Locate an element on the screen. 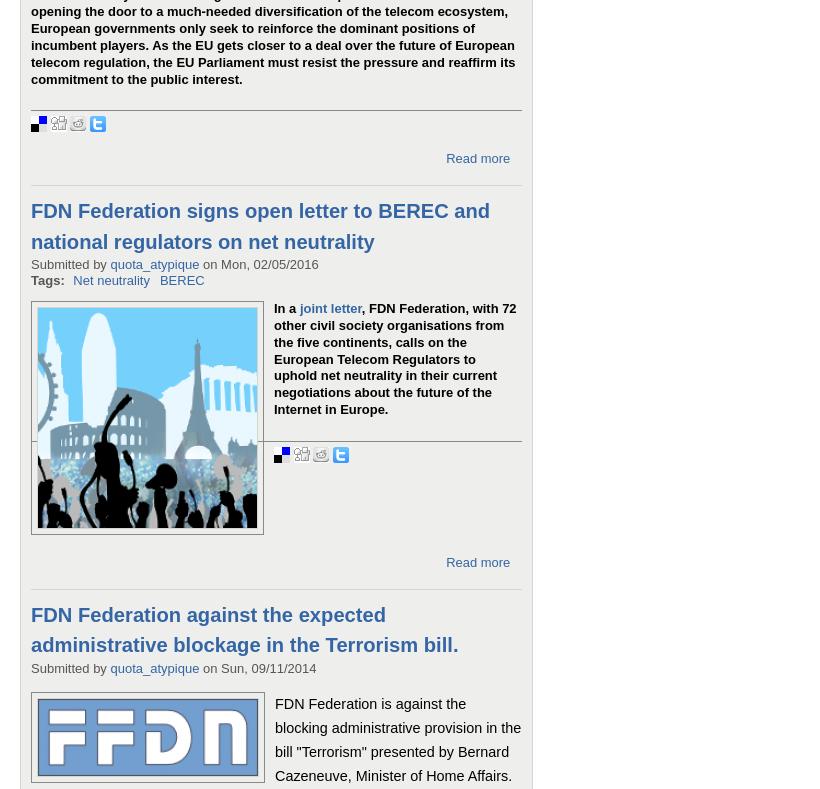 The width and height of the screenshot is (820, 789). 'FDN Federation against the expected administrative blockage in the Terrorism bill.' is located at coordinates (243, 630).